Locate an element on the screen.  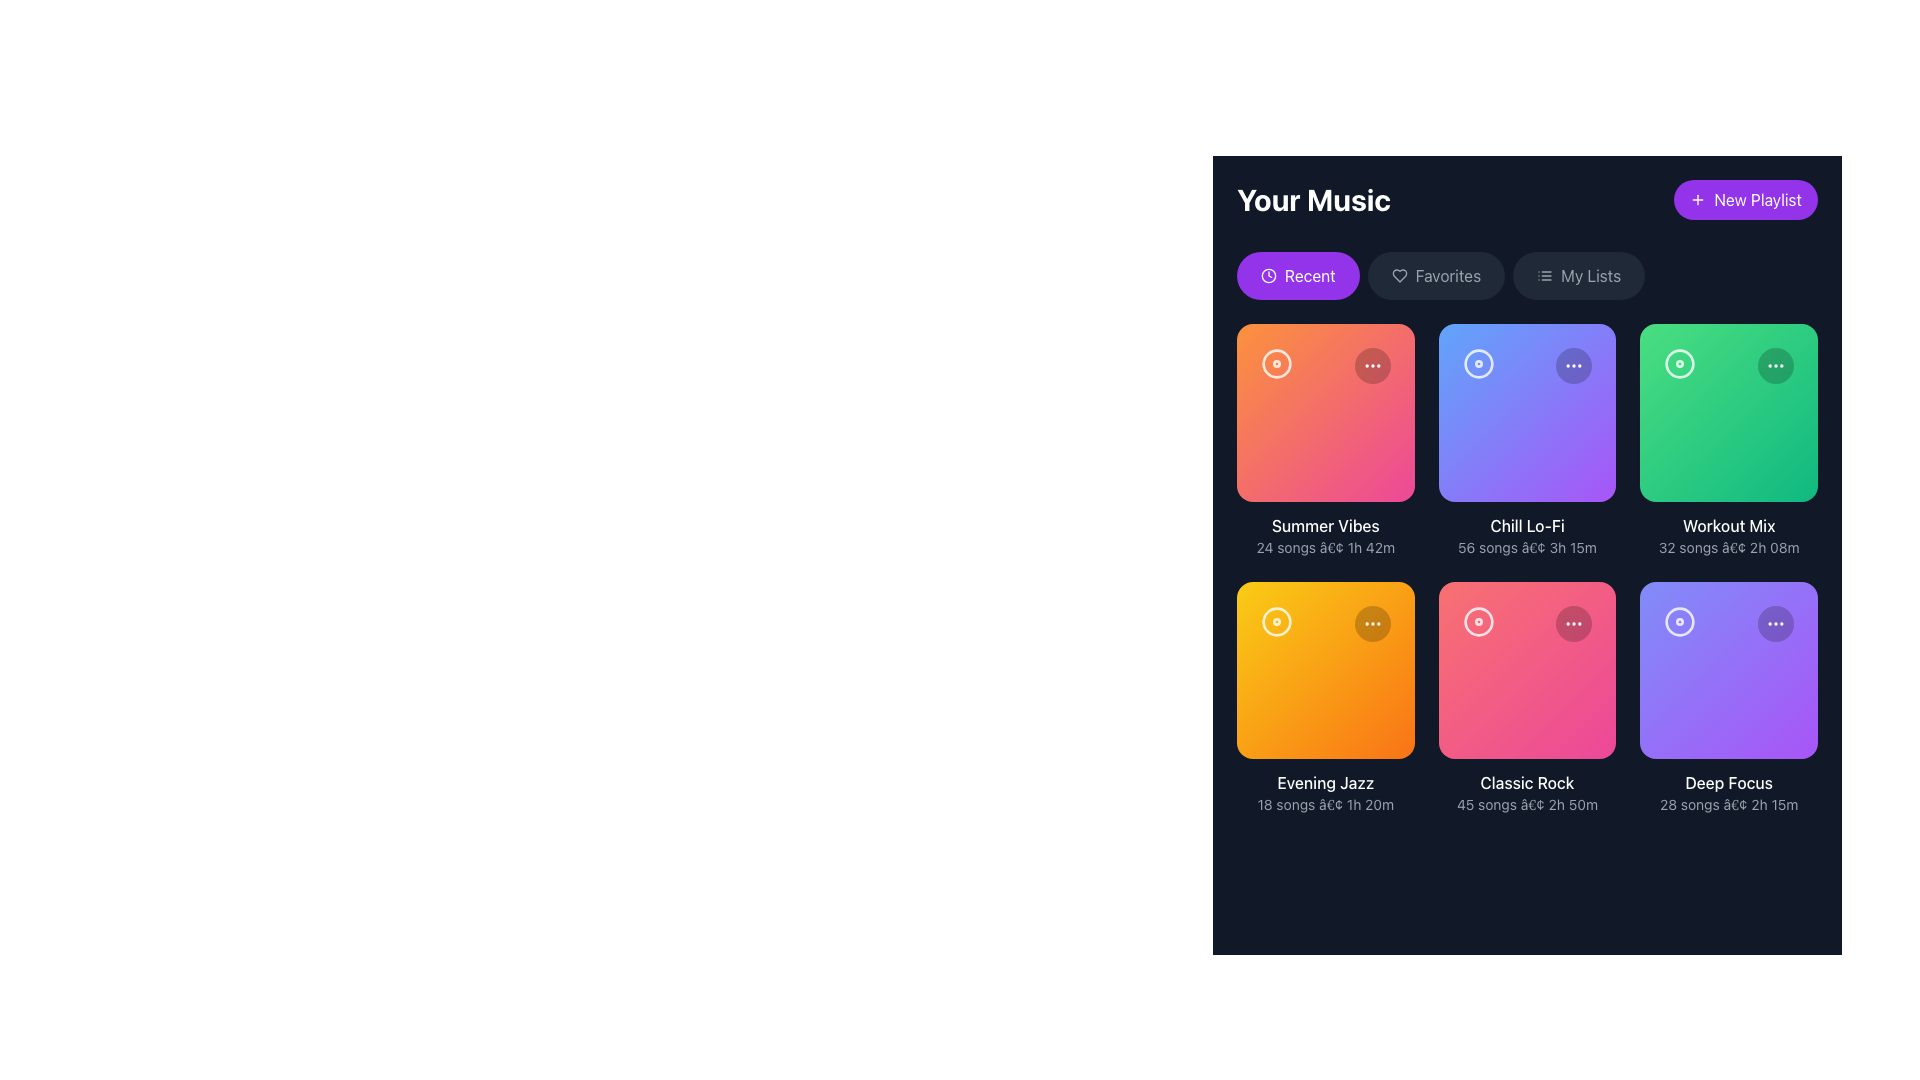
the circular button with a dark semi-transparent background and three white dots in the top-right corner of the 'Evening Jazz' orange card is located at coordinates (1371, 622).